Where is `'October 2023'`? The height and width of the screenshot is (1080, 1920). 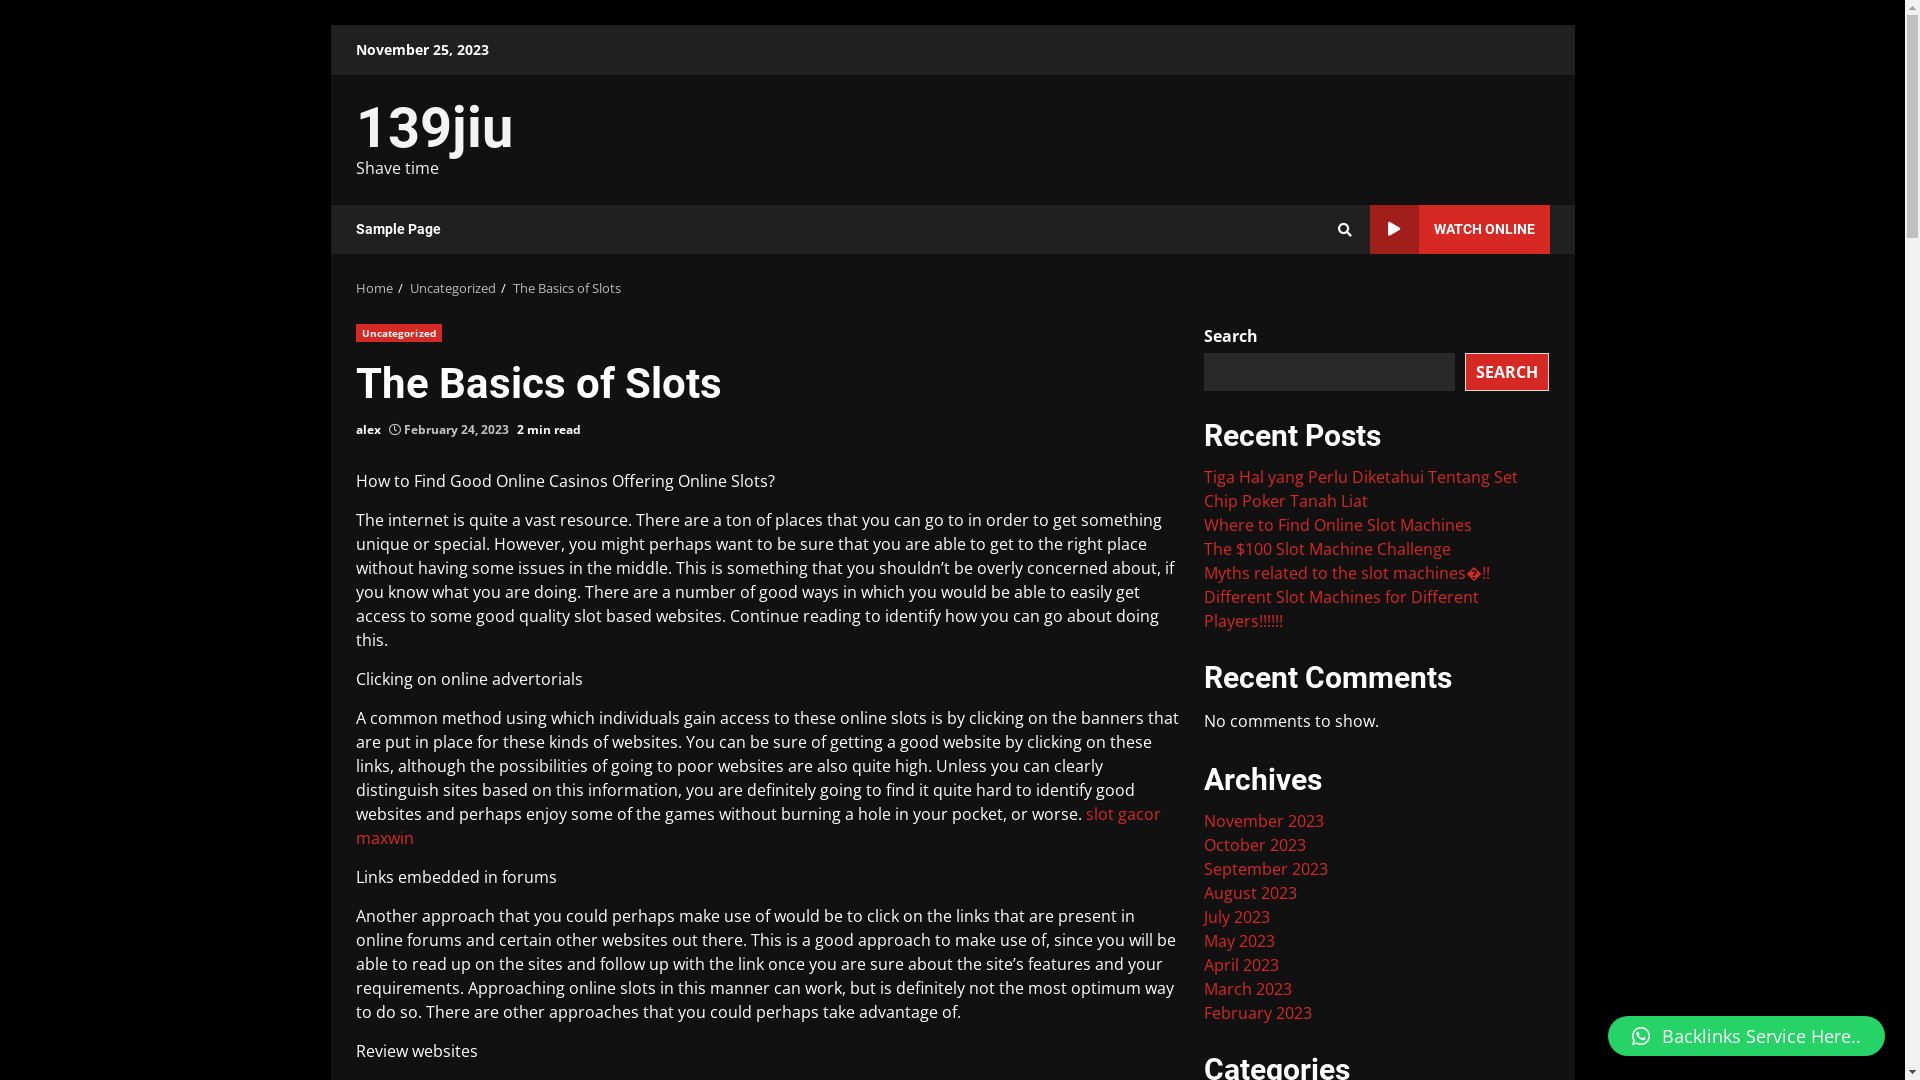 'October 2023' is located at coordinates (1253, 844).